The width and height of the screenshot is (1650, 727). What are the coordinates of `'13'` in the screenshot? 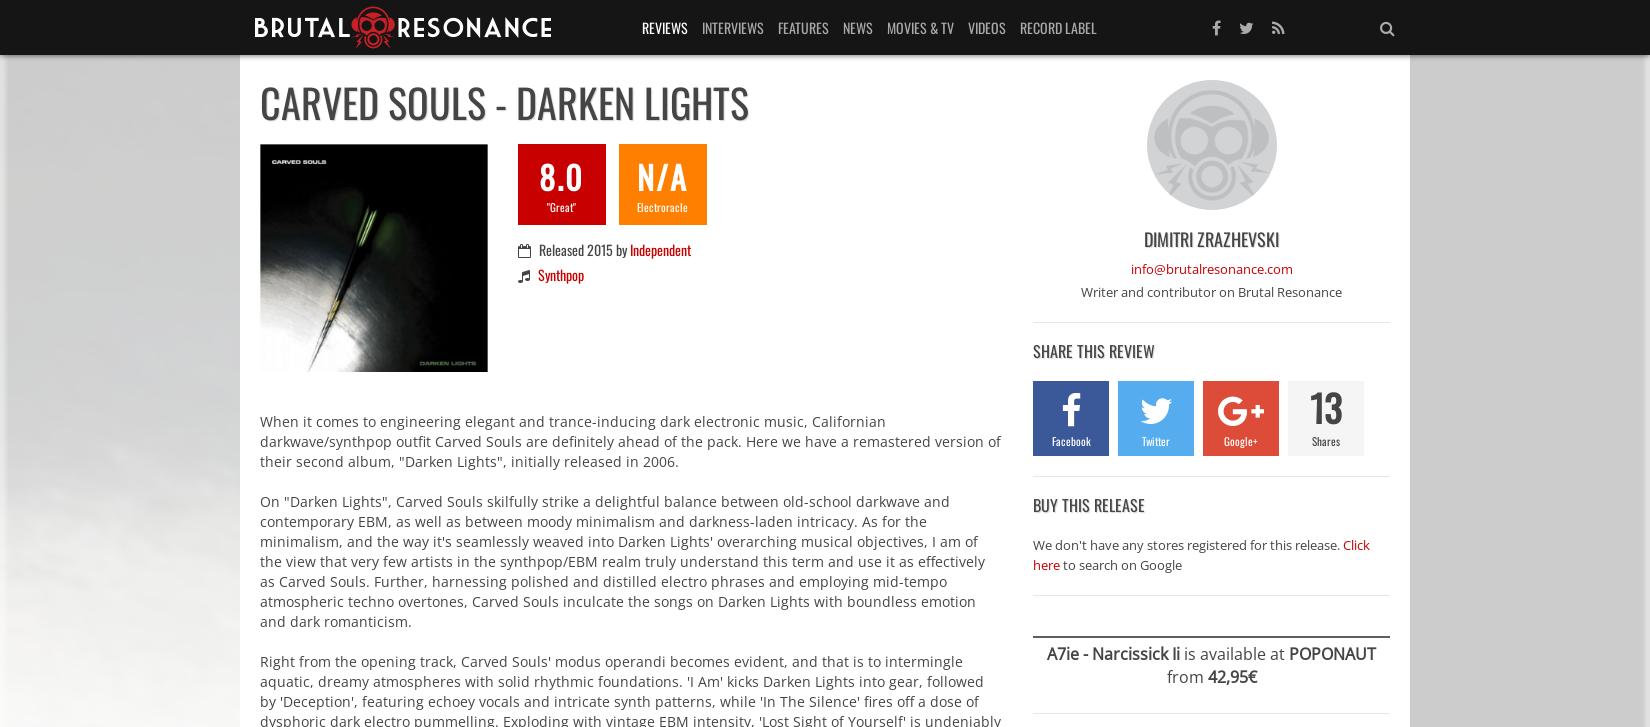 It's located at (1324, 405).